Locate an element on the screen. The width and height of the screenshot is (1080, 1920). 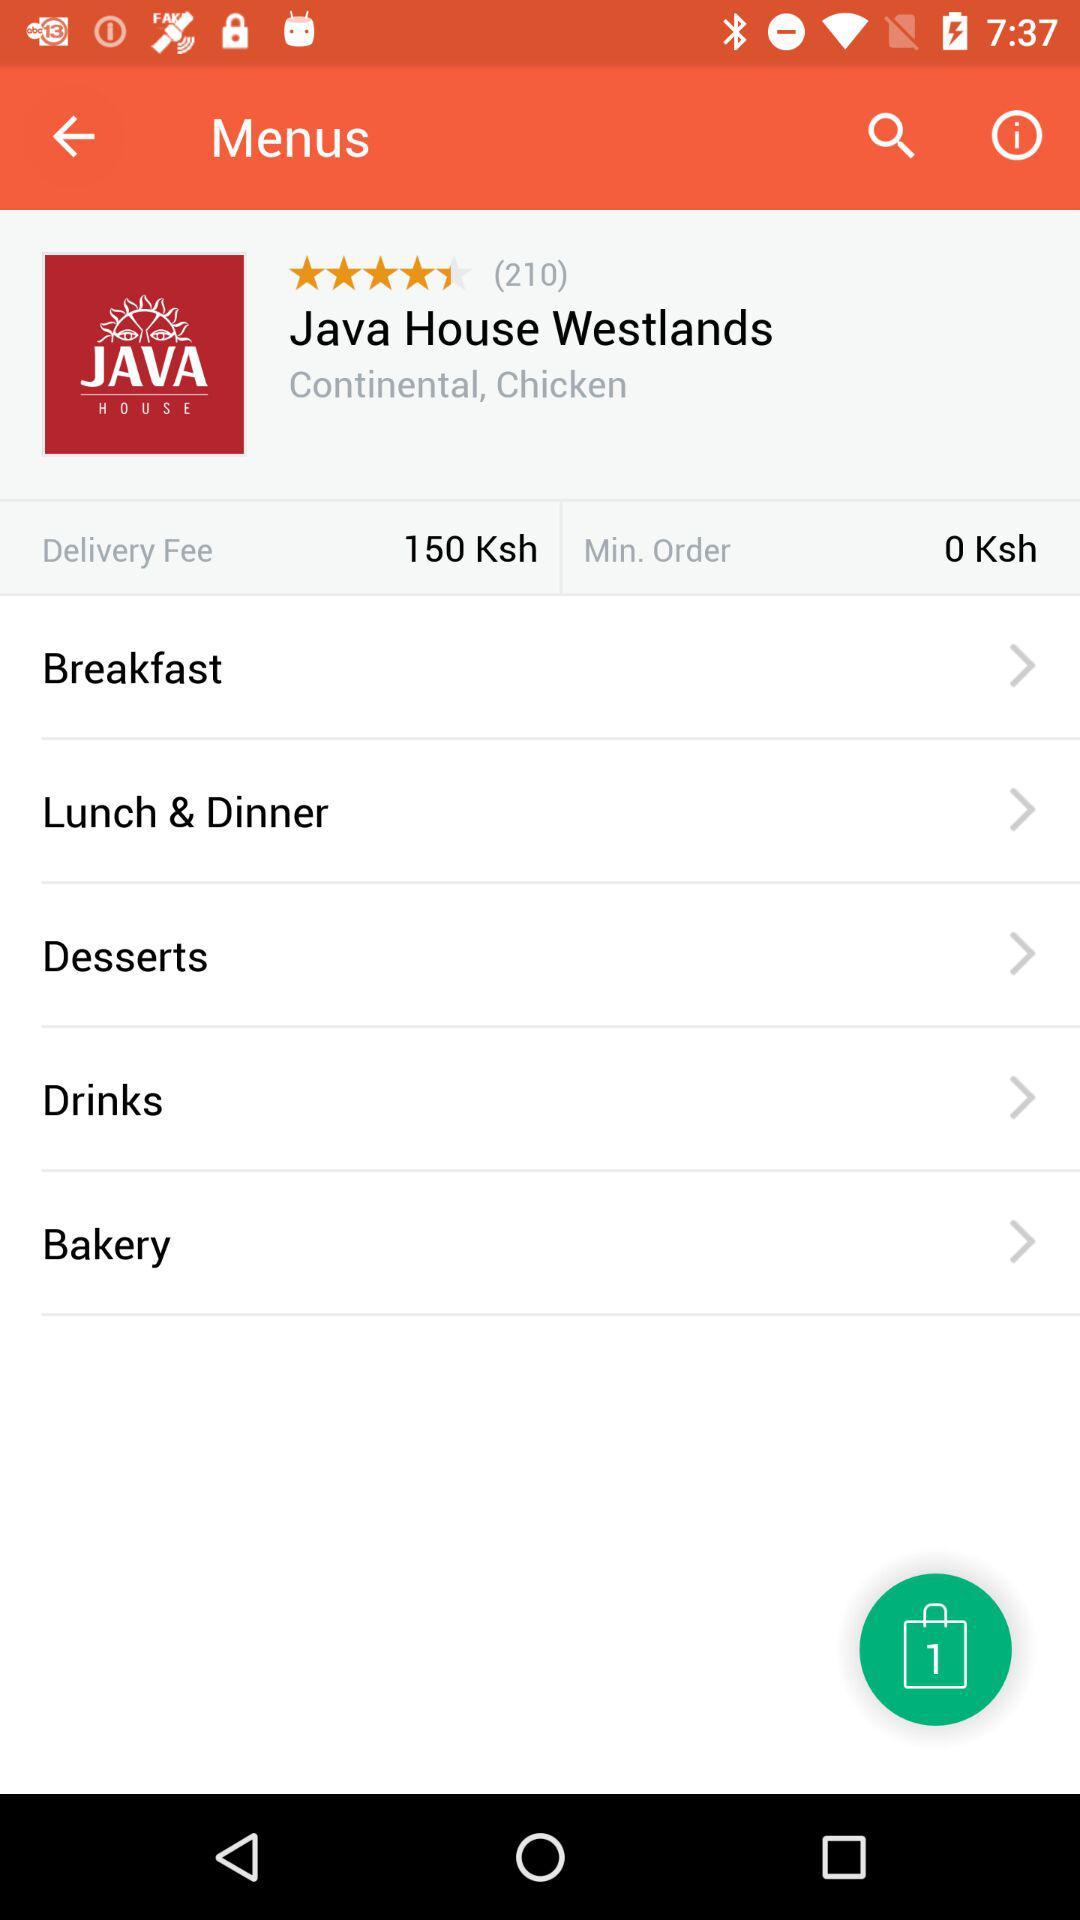
item below the menus icon is located at coordinates (380, 272).